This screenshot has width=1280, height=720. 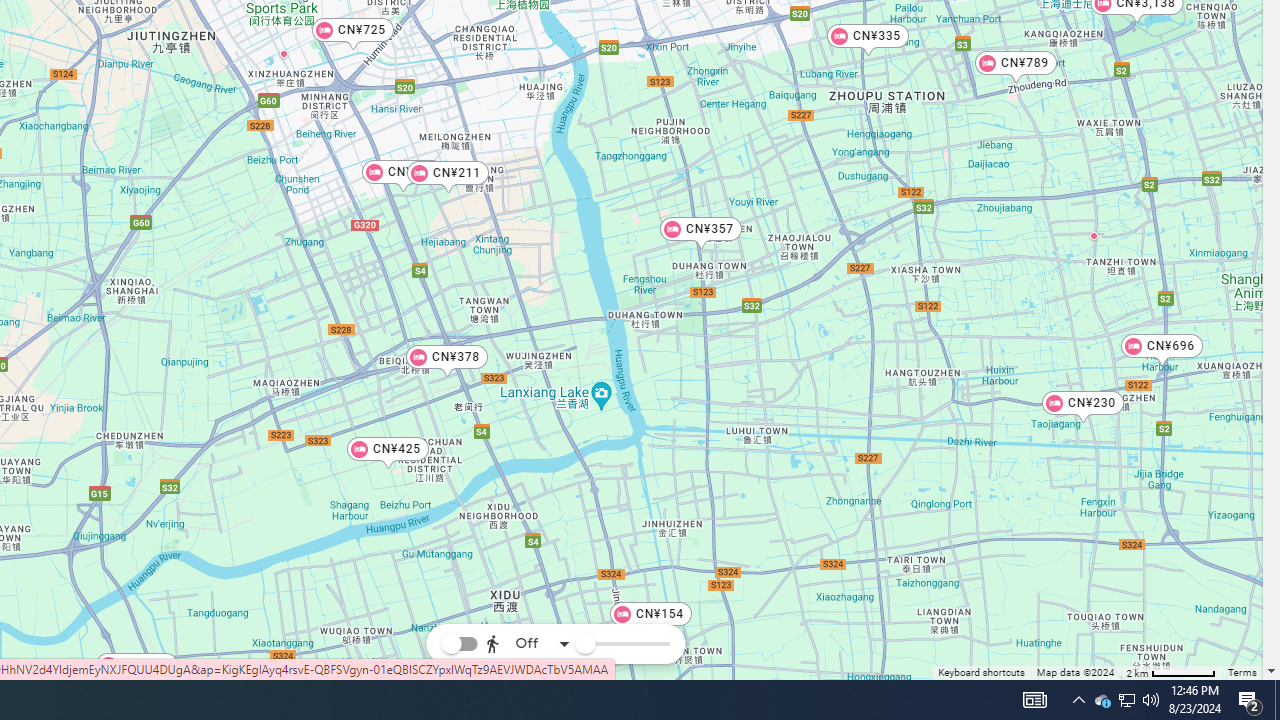 What do you see at coordinates (528, 644) in the screenshot?
I see `'Off'` at bounding box center [528, 644].